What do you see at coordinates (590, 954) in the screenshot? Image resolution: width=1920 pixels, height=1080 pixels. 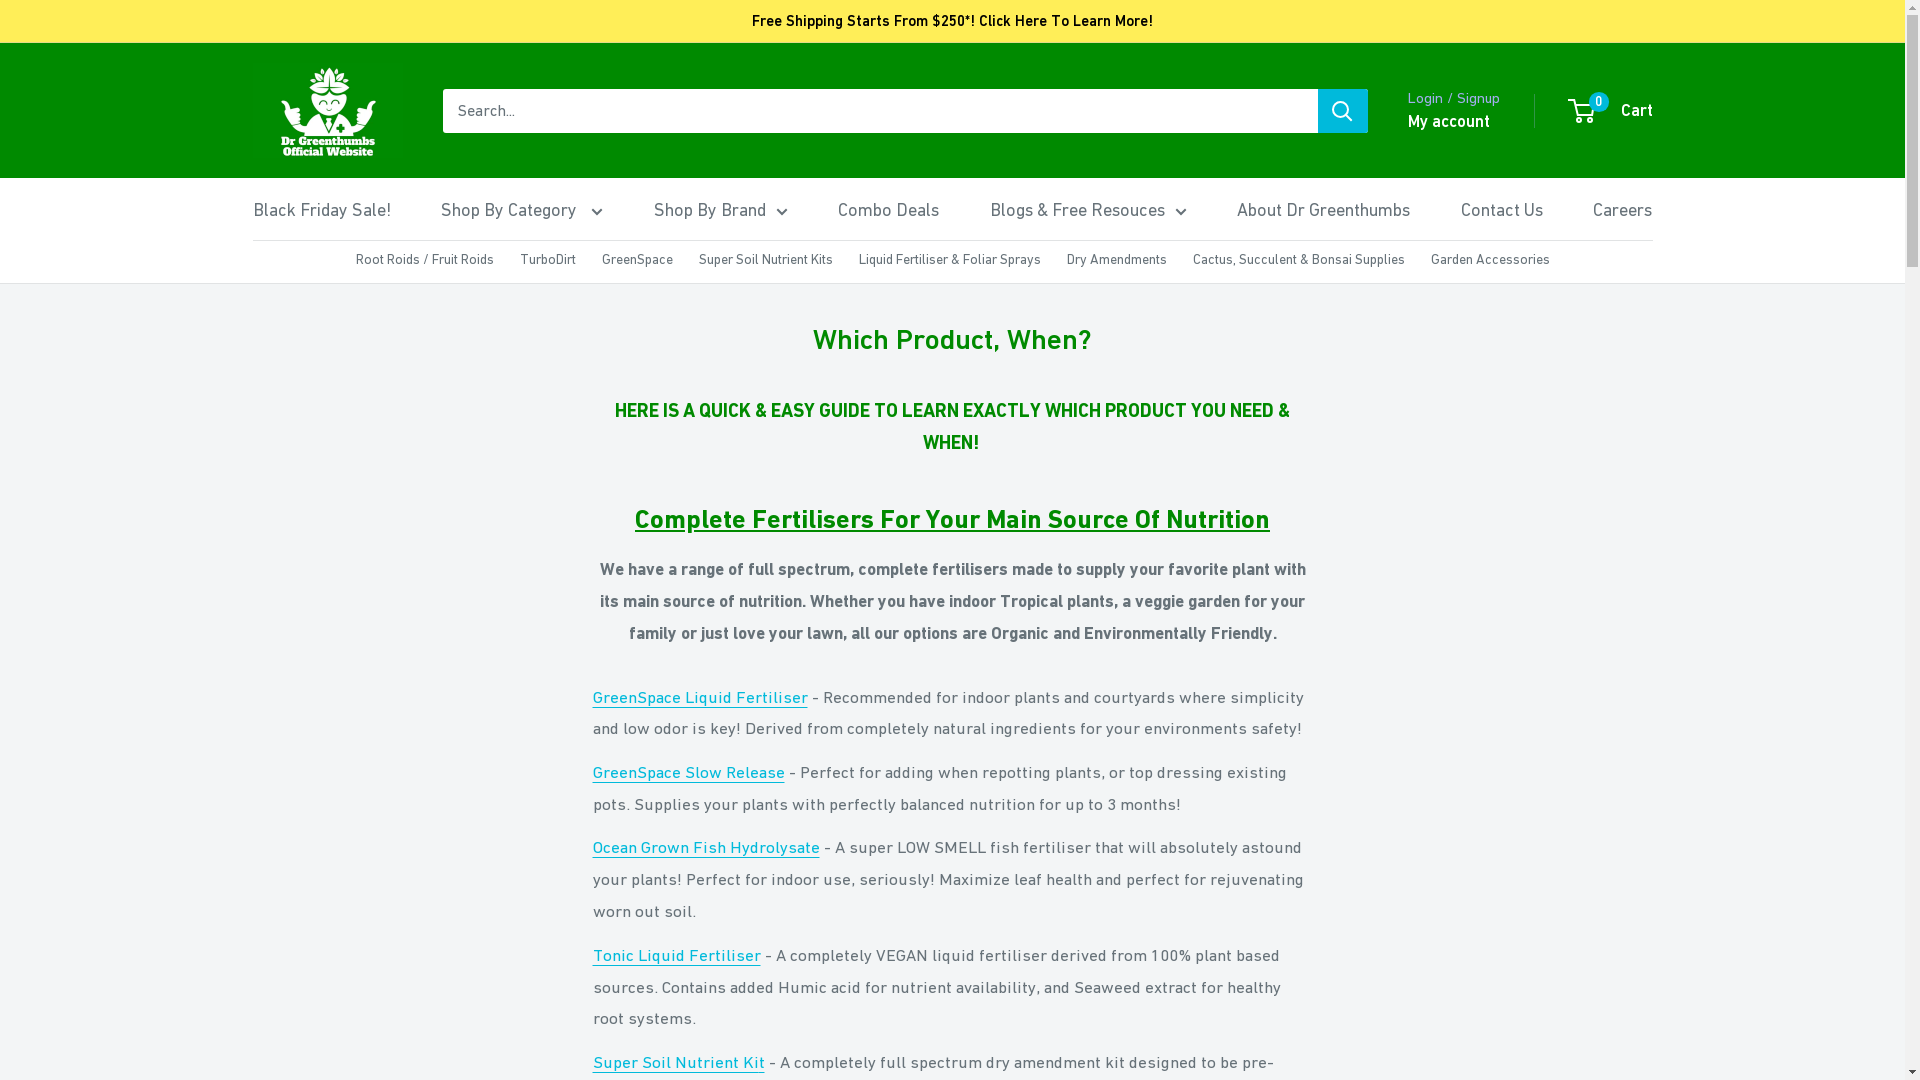 I see `'Tonic Liquid Fertiliser'` at bounding box center [590, 954].